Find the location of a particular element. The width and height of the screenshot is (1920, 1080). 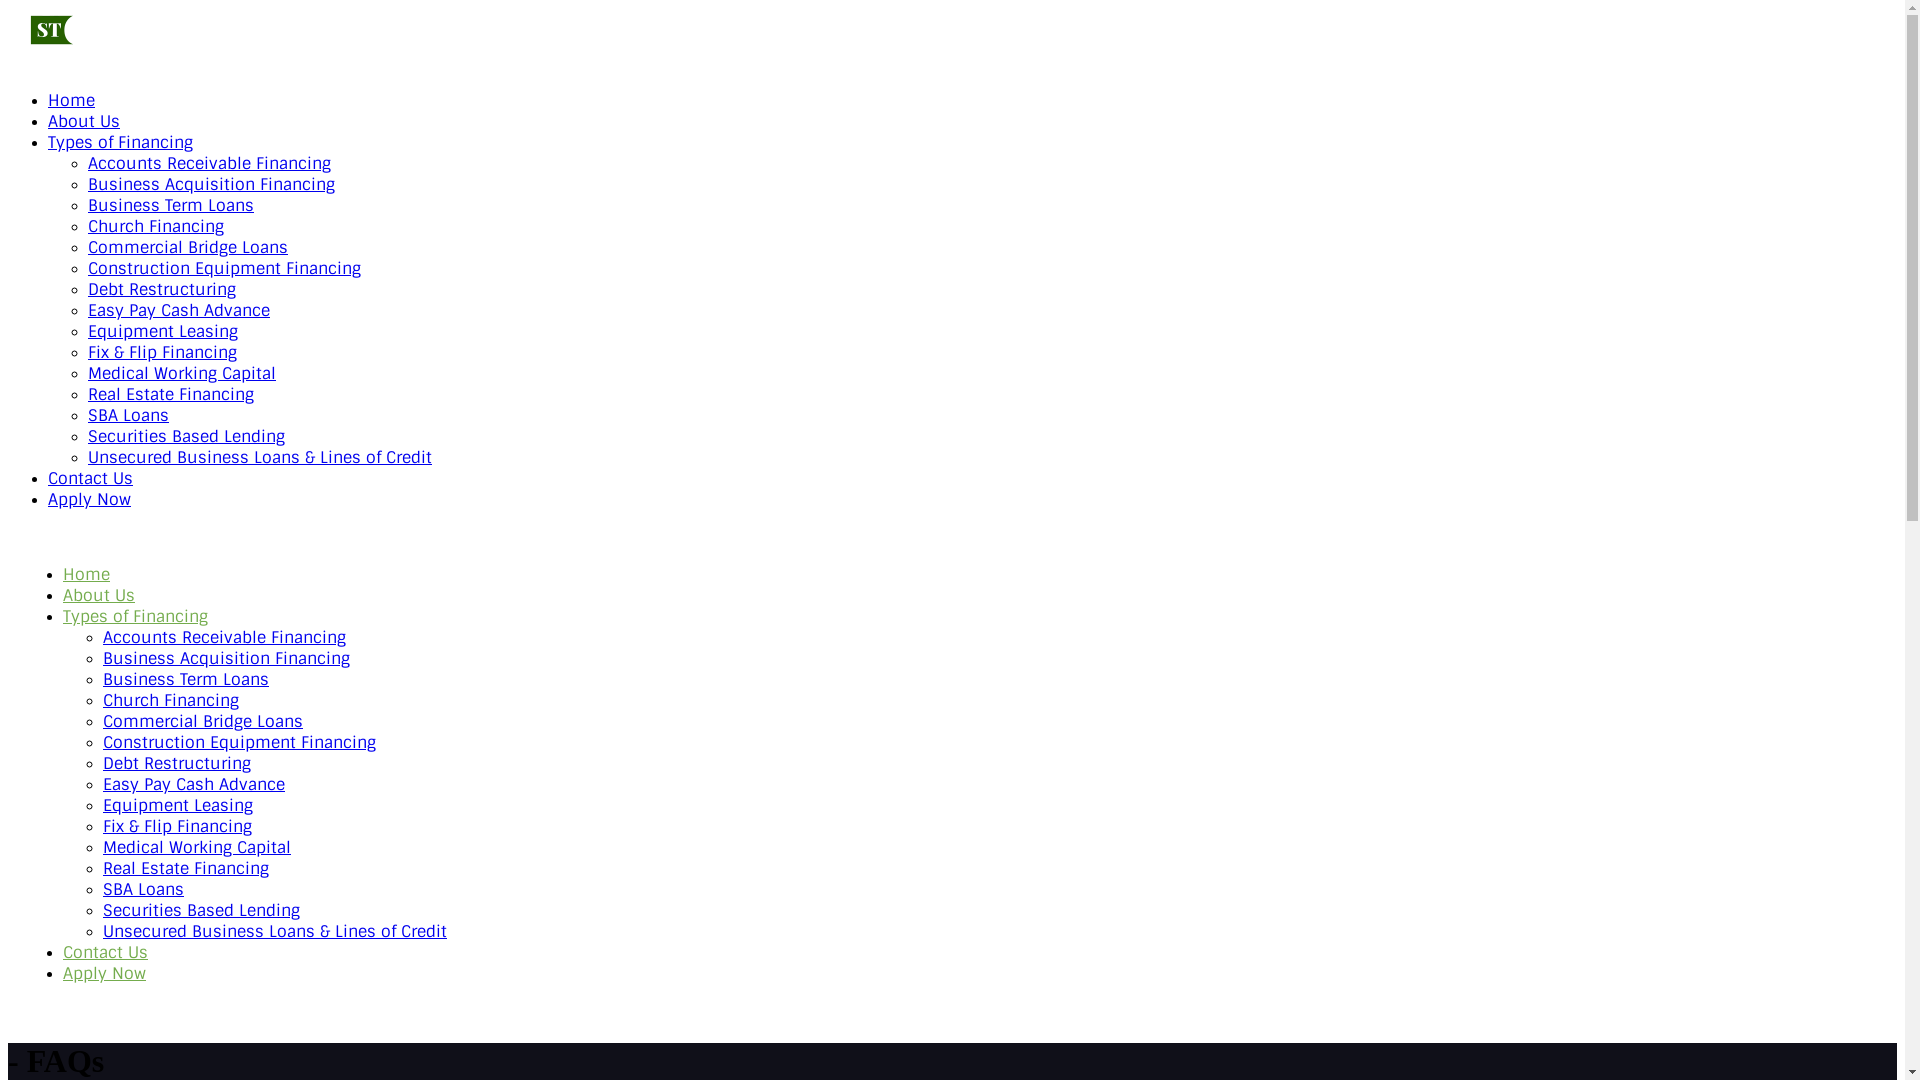

'Unsecured Business Loans & Lines of Credit' is located at coordinates (258, 457).